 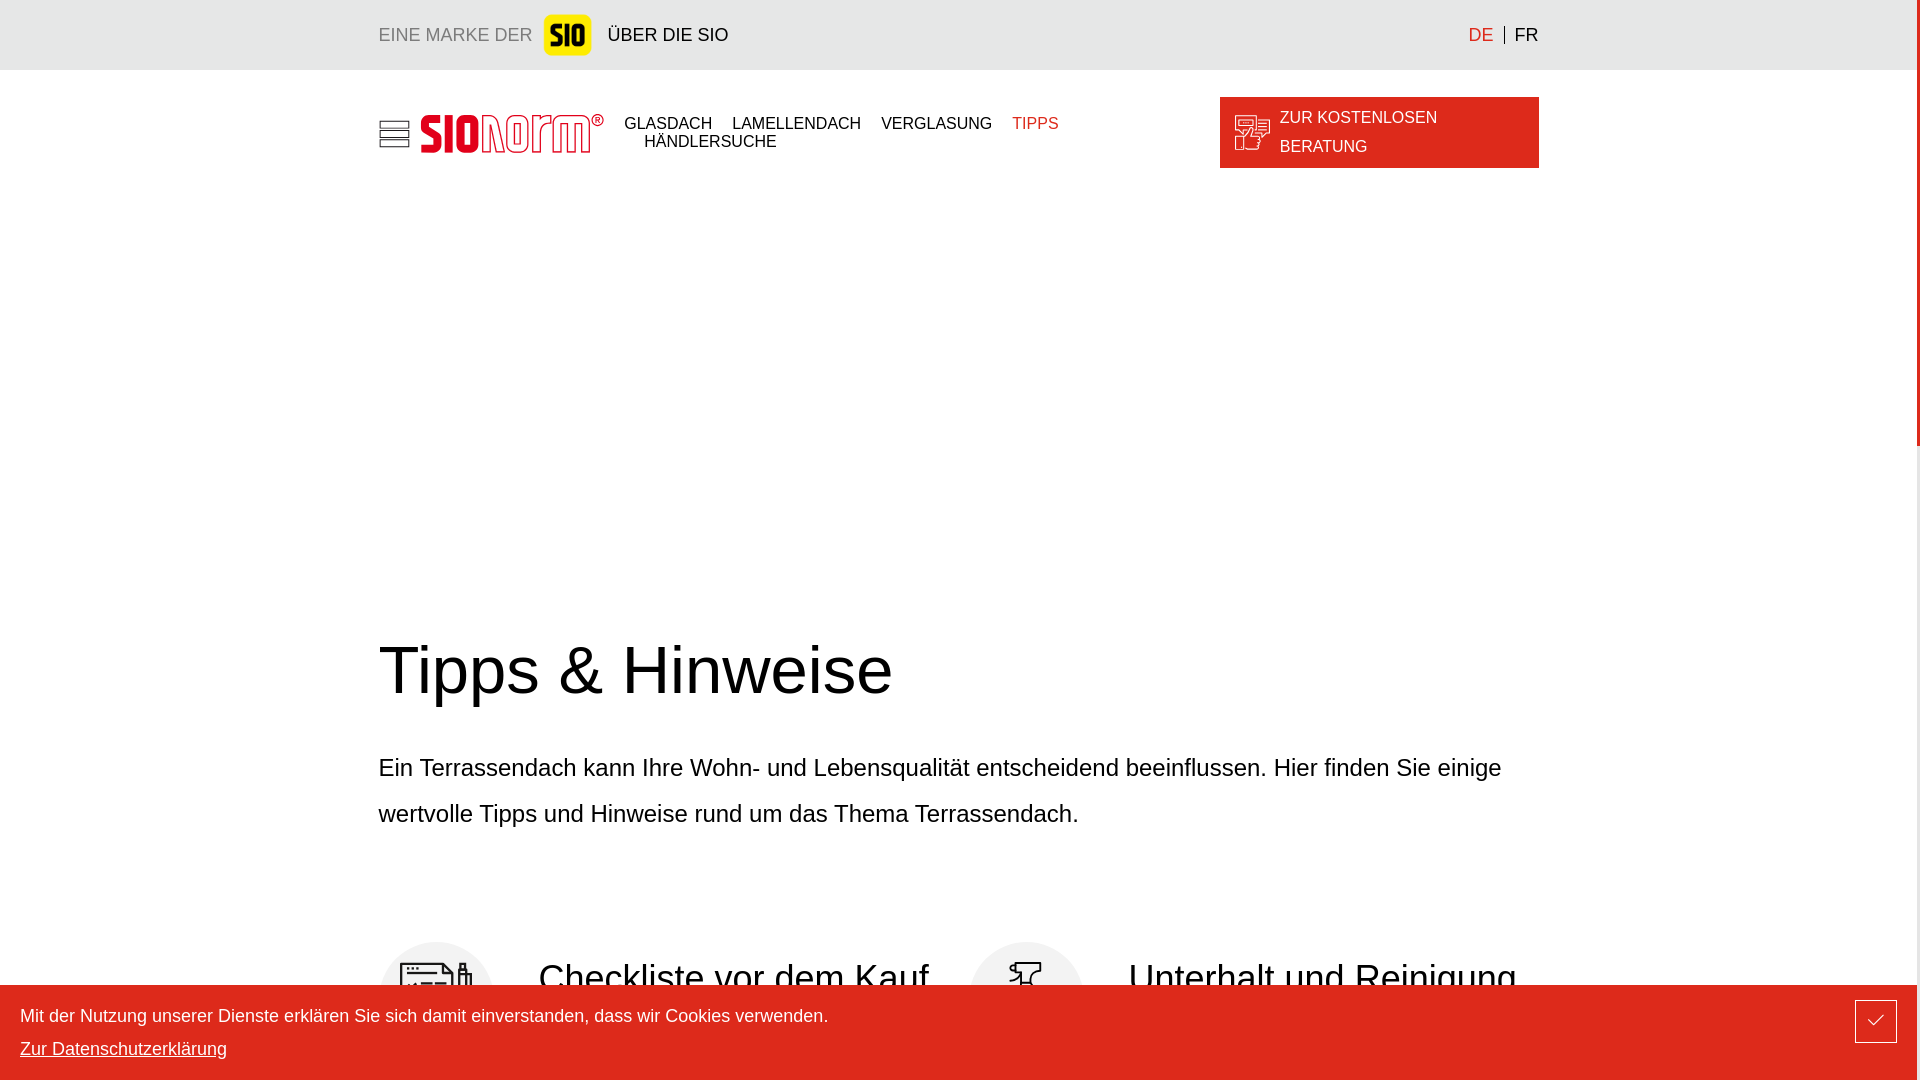 What do you see at coordinates (662, 999) in the screenshot?
I see `'Checkliste vor dem Kauf'` at bounding box center [662, 999].